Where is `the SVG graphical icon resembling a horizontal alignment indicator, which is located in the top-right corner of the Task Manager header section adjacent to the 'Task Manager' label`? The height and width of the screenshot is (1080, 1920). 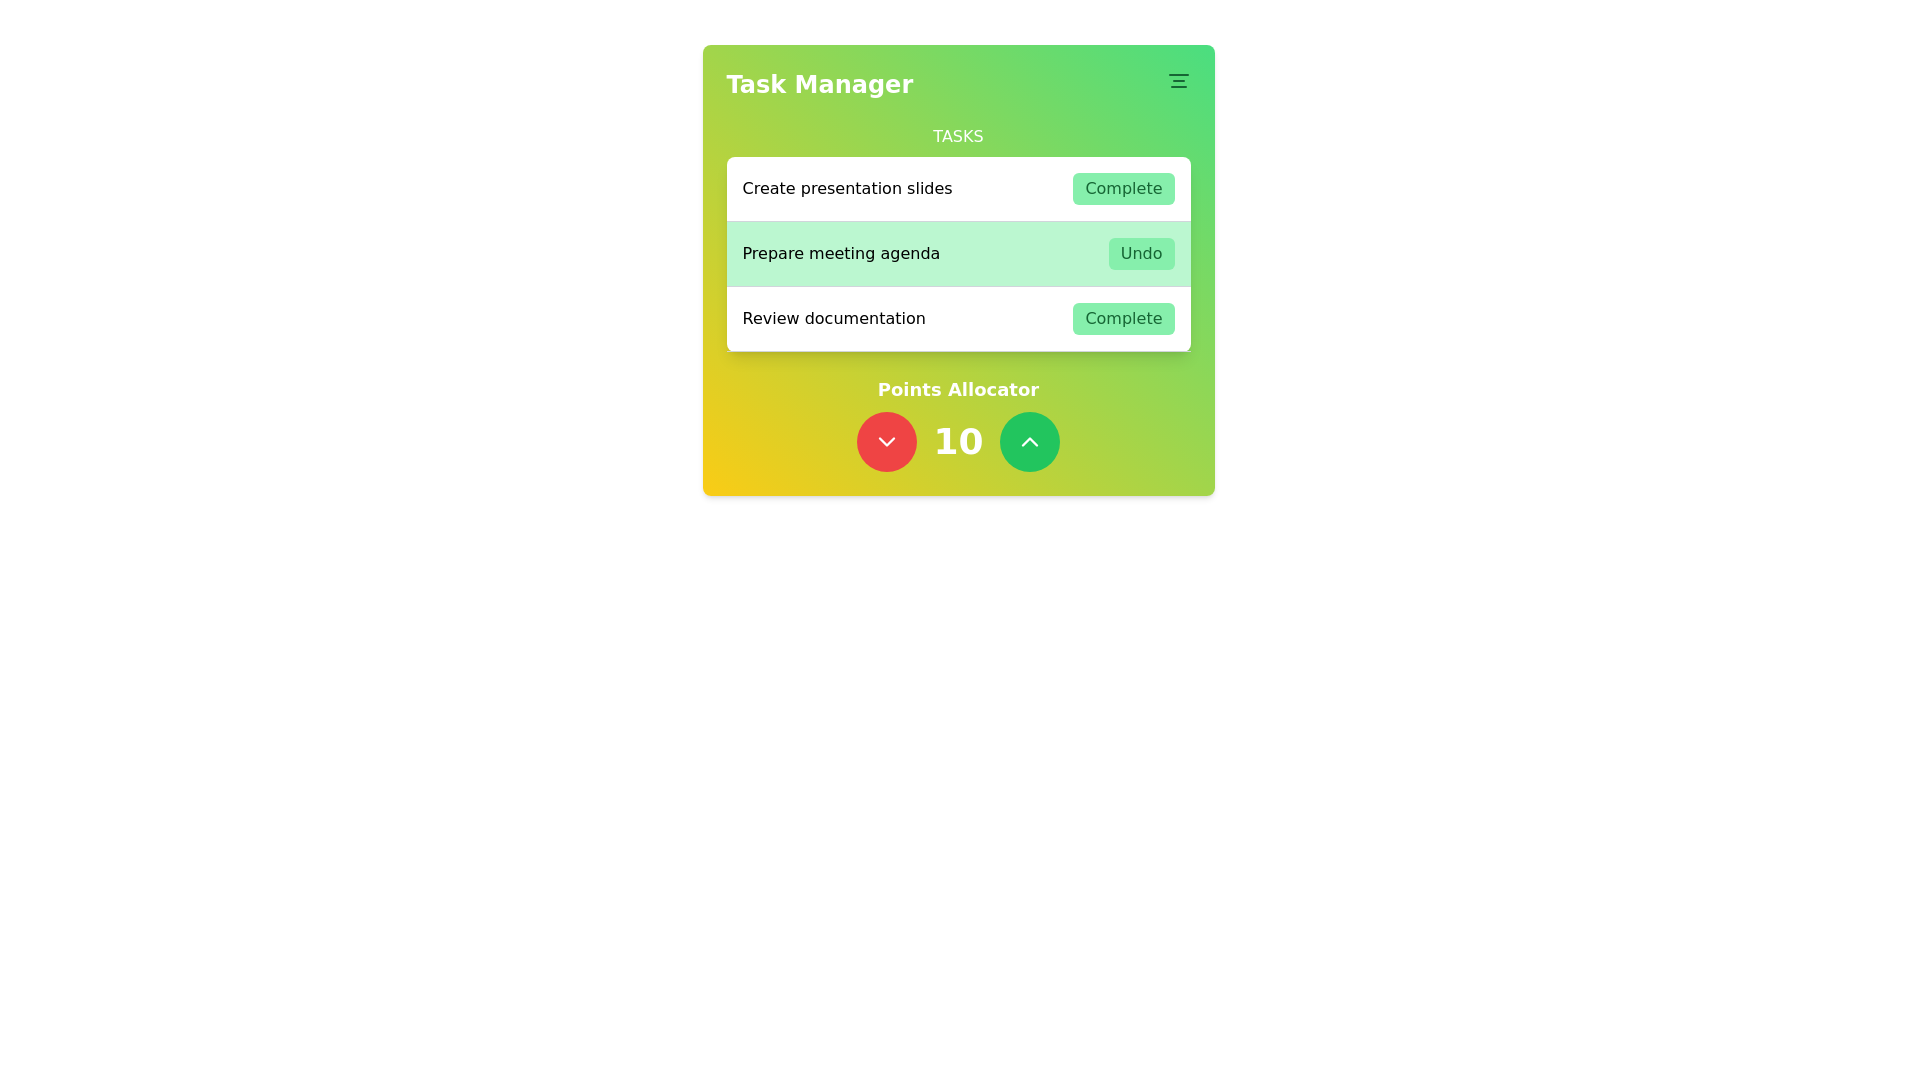
the SVG graphical icon resembling a horizontal alignment indicator, which is located in the top-right corner of the Task Manager header section adjacent to the 'Task Manager' label is located at coordinates (1178, 80).